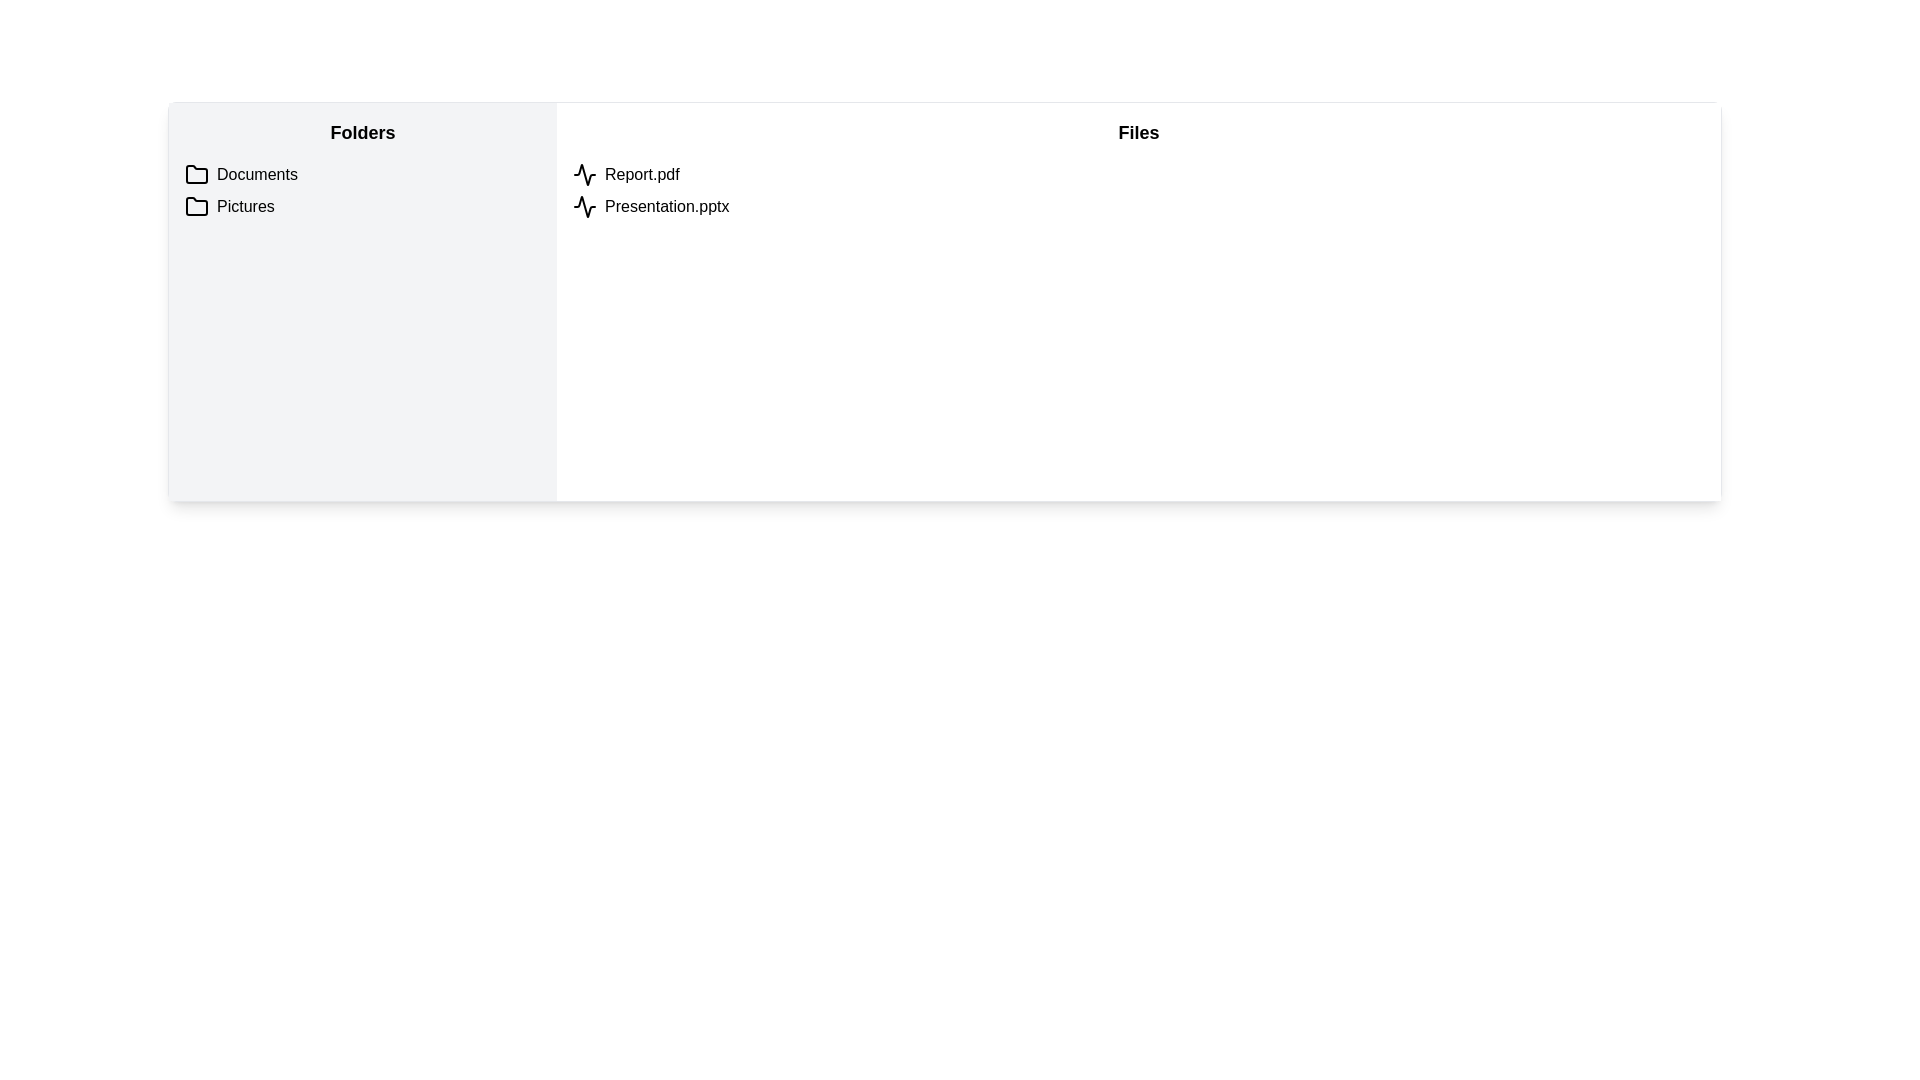 The height and width of the screenshot is (1080, 1920). What do you see at coordinates (584, 207) in the screenshot?
I see `the activity icon represented by a waveform-like line style located next to the text 'Presentation.pptx'` at bounding box center [584, 207].